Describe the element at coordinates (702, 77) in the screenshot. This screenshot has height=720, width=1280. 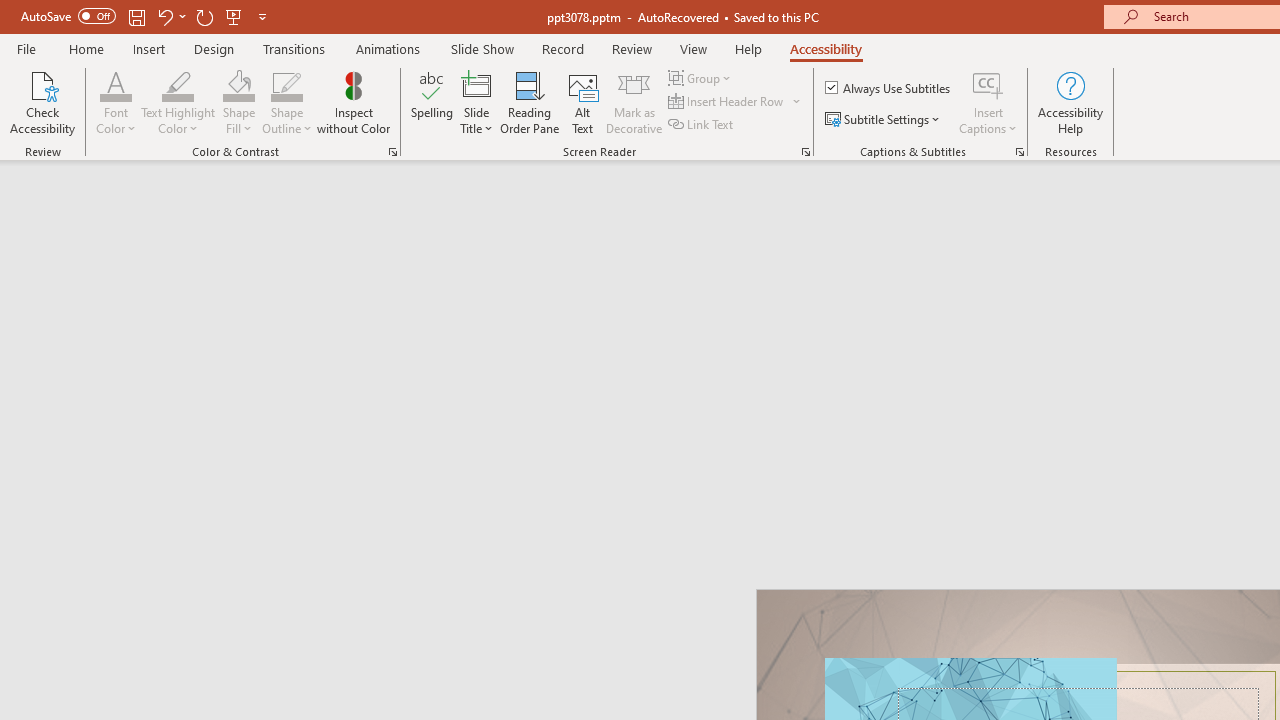
I see `'Group'` at that location.